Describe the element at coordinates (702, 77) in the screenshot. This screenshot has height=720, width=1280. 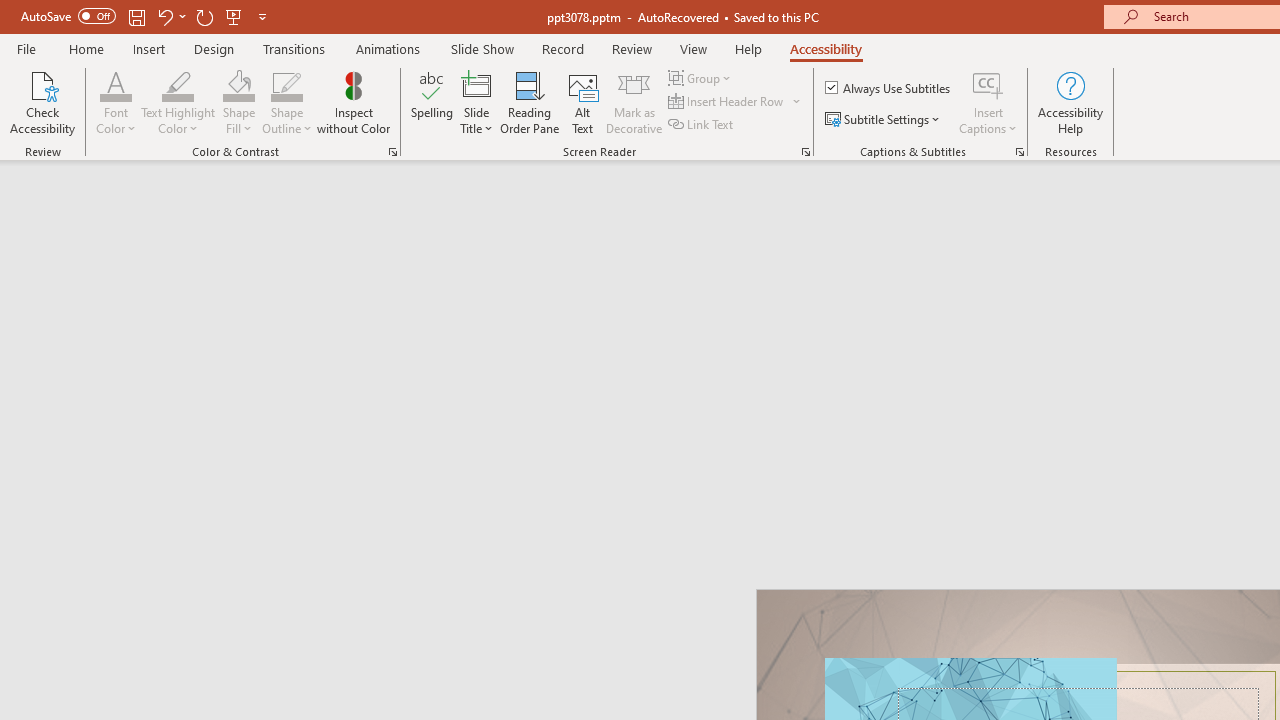
I see `'Group'` at that location.